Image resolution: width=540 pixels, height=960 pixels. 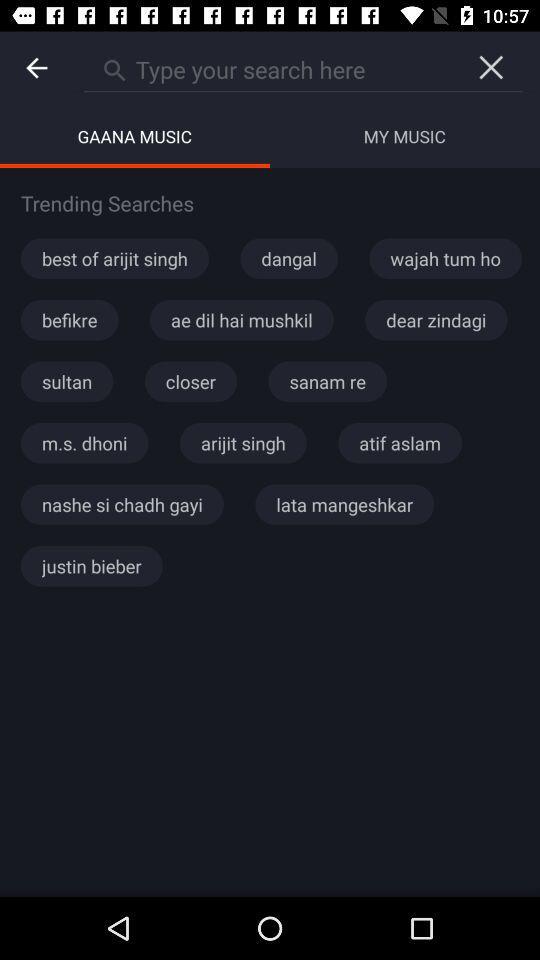 What do you see at coordinates (190, 380) in the screenshot?
I see `closer` at bounding box center [190, 380].